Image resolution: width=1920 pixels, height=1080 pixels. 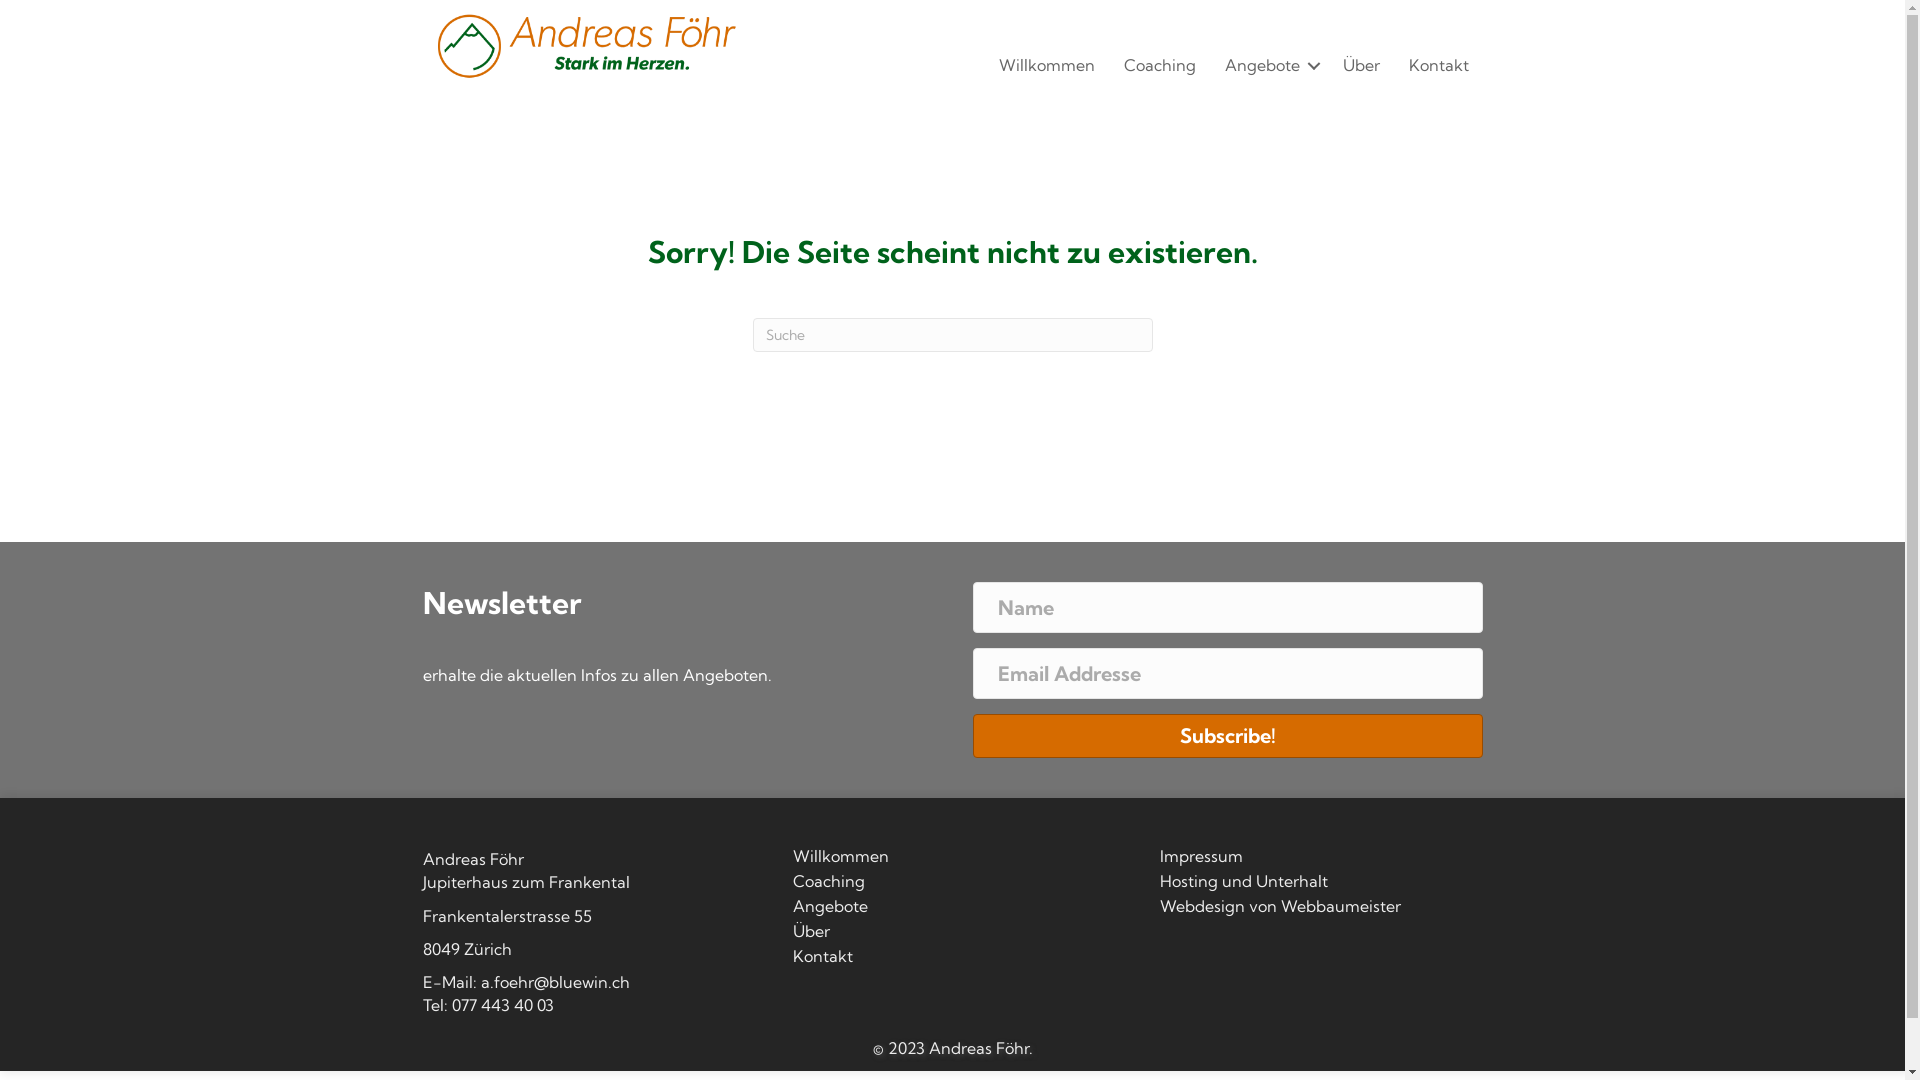 What do you see at coordinates (554, 981) in the screenshot?
I see `'a.foehr@bluewin.ch'` at bounding box center [554, 981].